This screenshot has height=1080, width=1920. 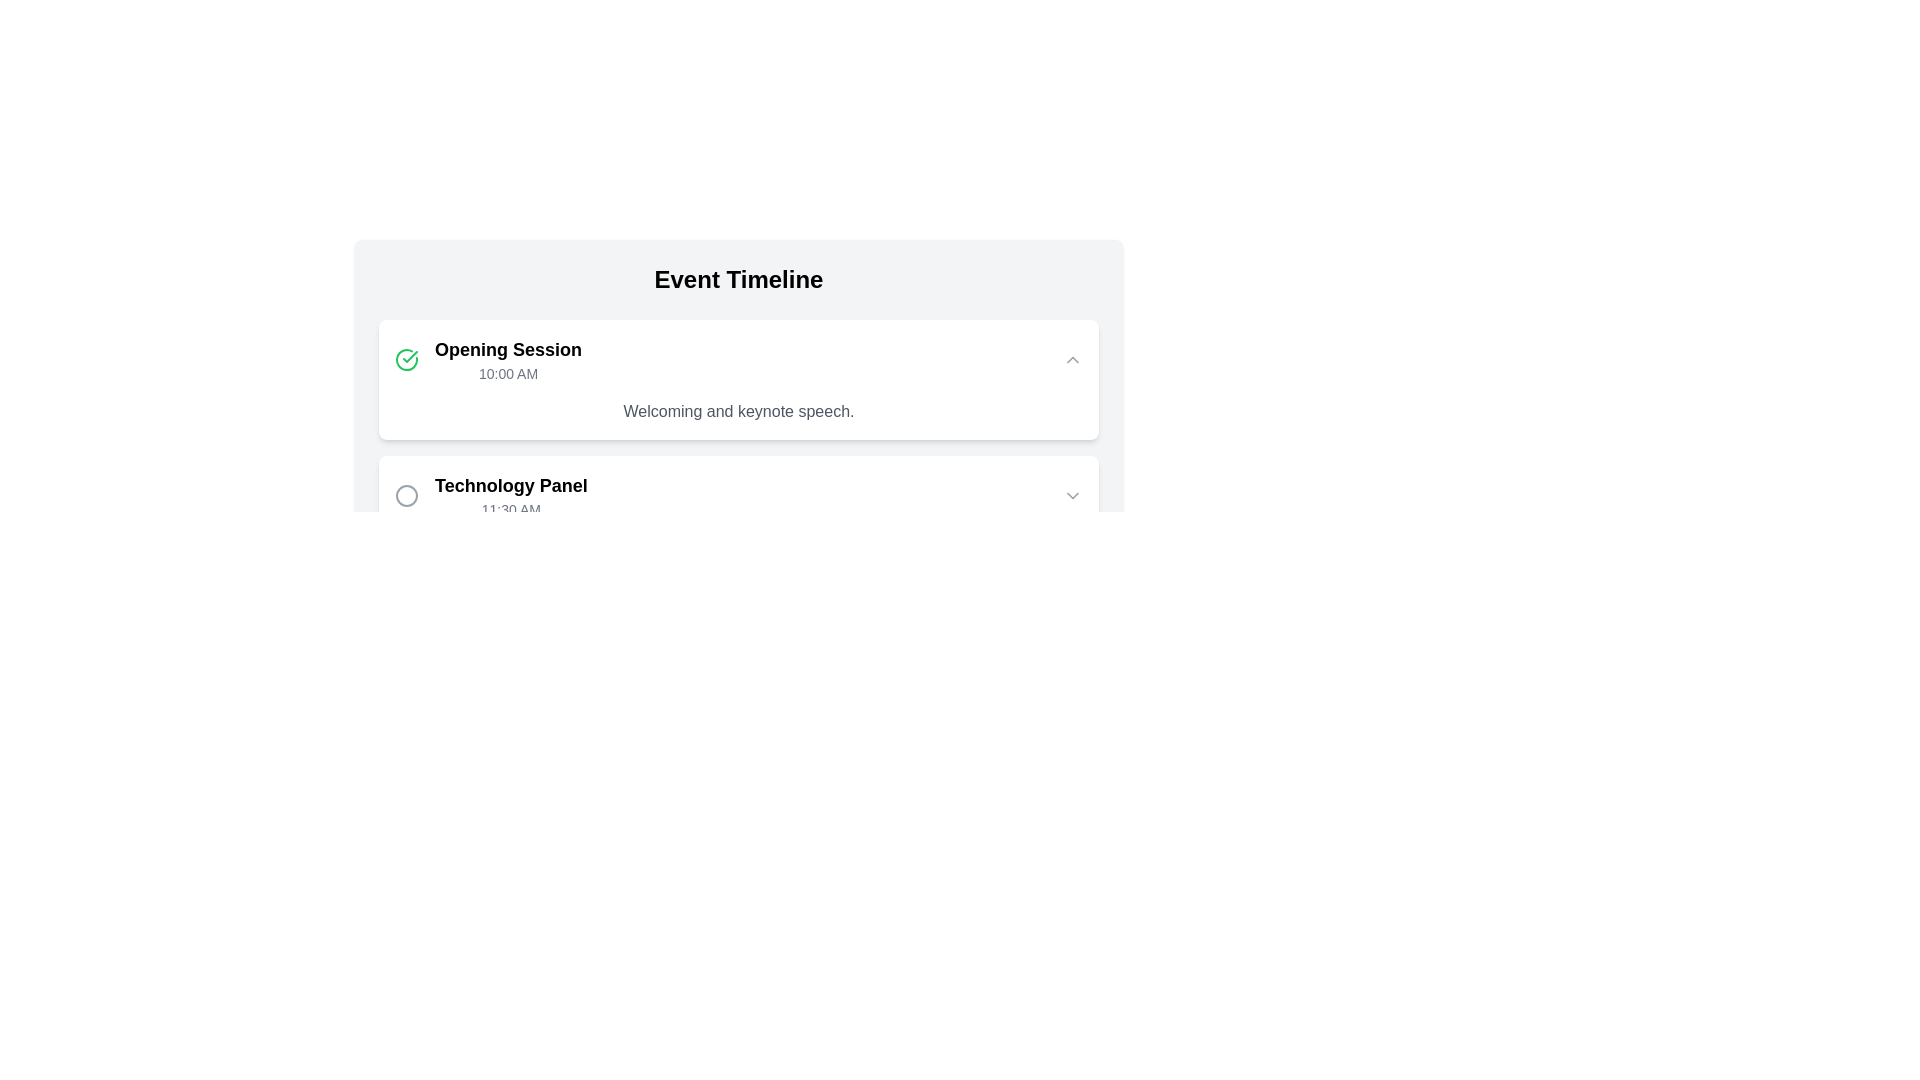 I want to click on text label providing additional details about the 'Opening Session', located below the session's title and time, so click(x=738, y=411).